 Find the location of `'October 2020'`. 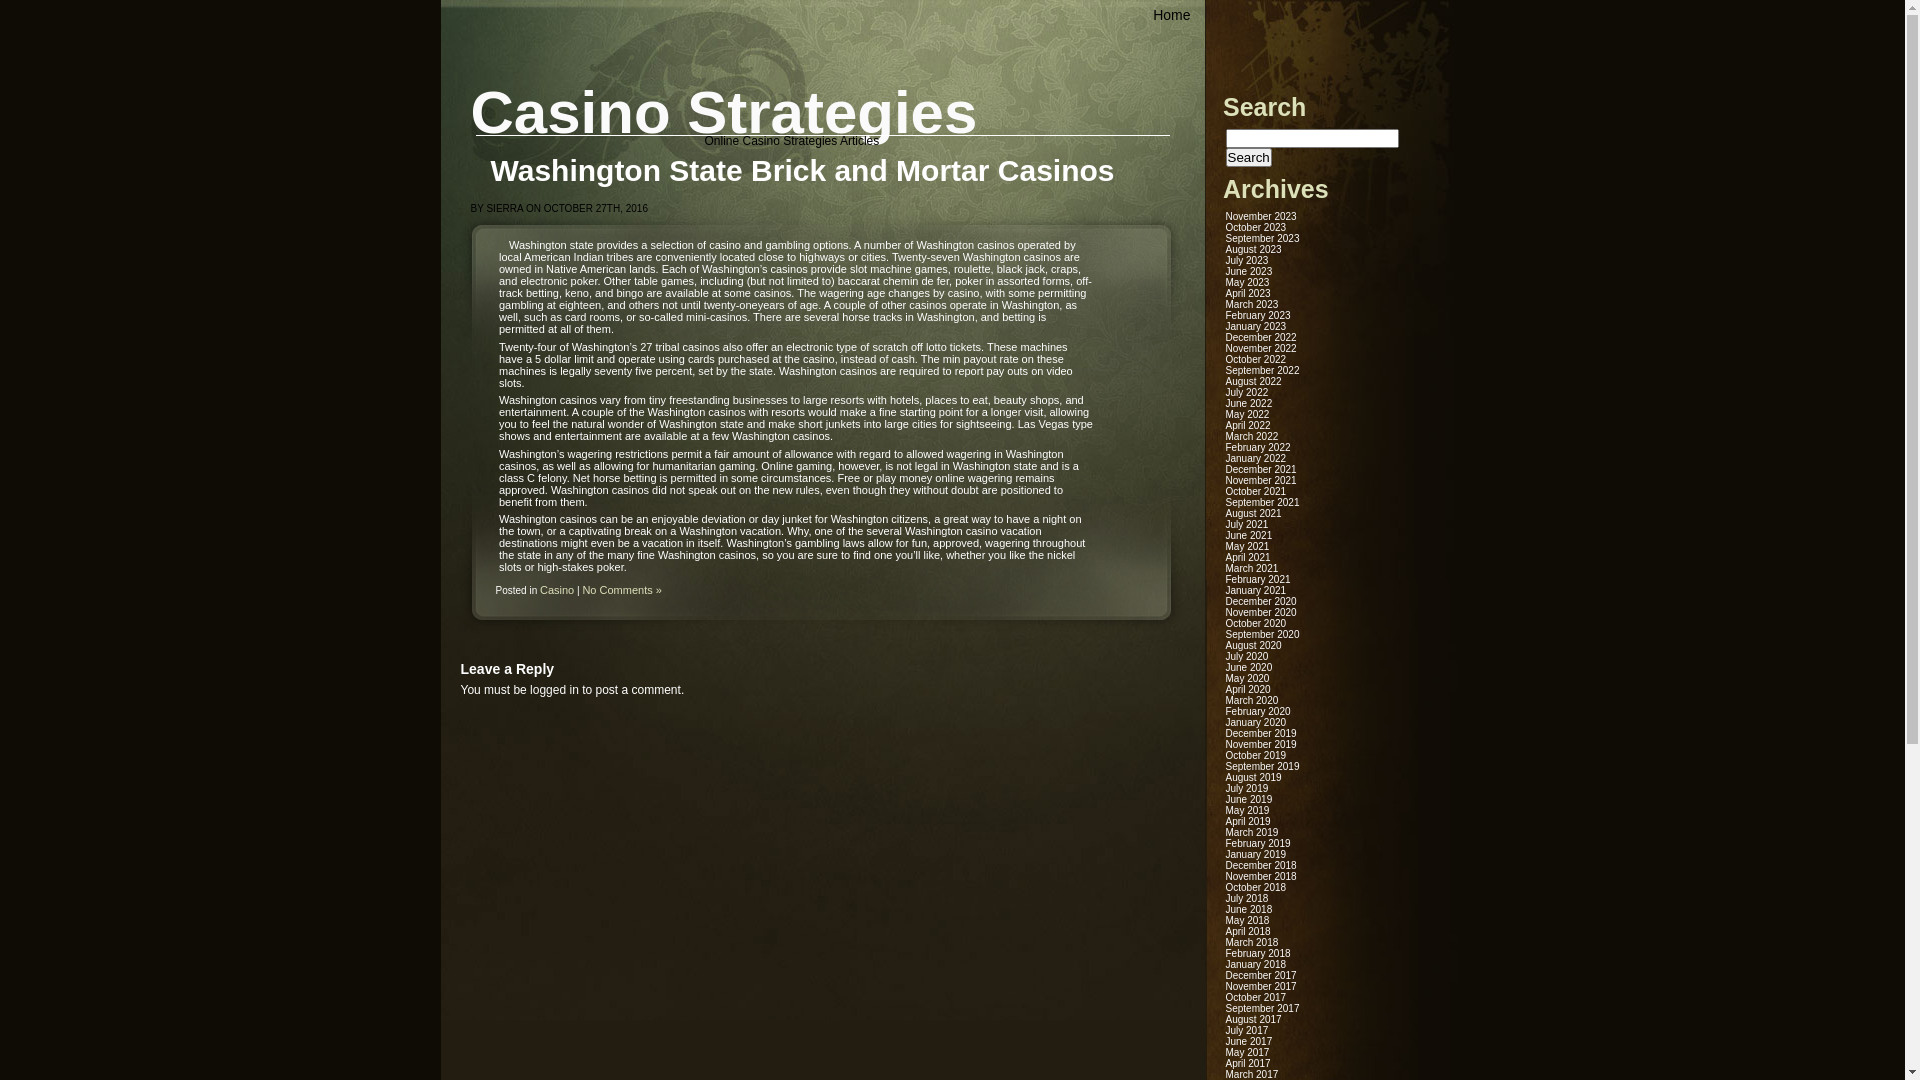

'October 2020' is located at coordinates (1255, 622).